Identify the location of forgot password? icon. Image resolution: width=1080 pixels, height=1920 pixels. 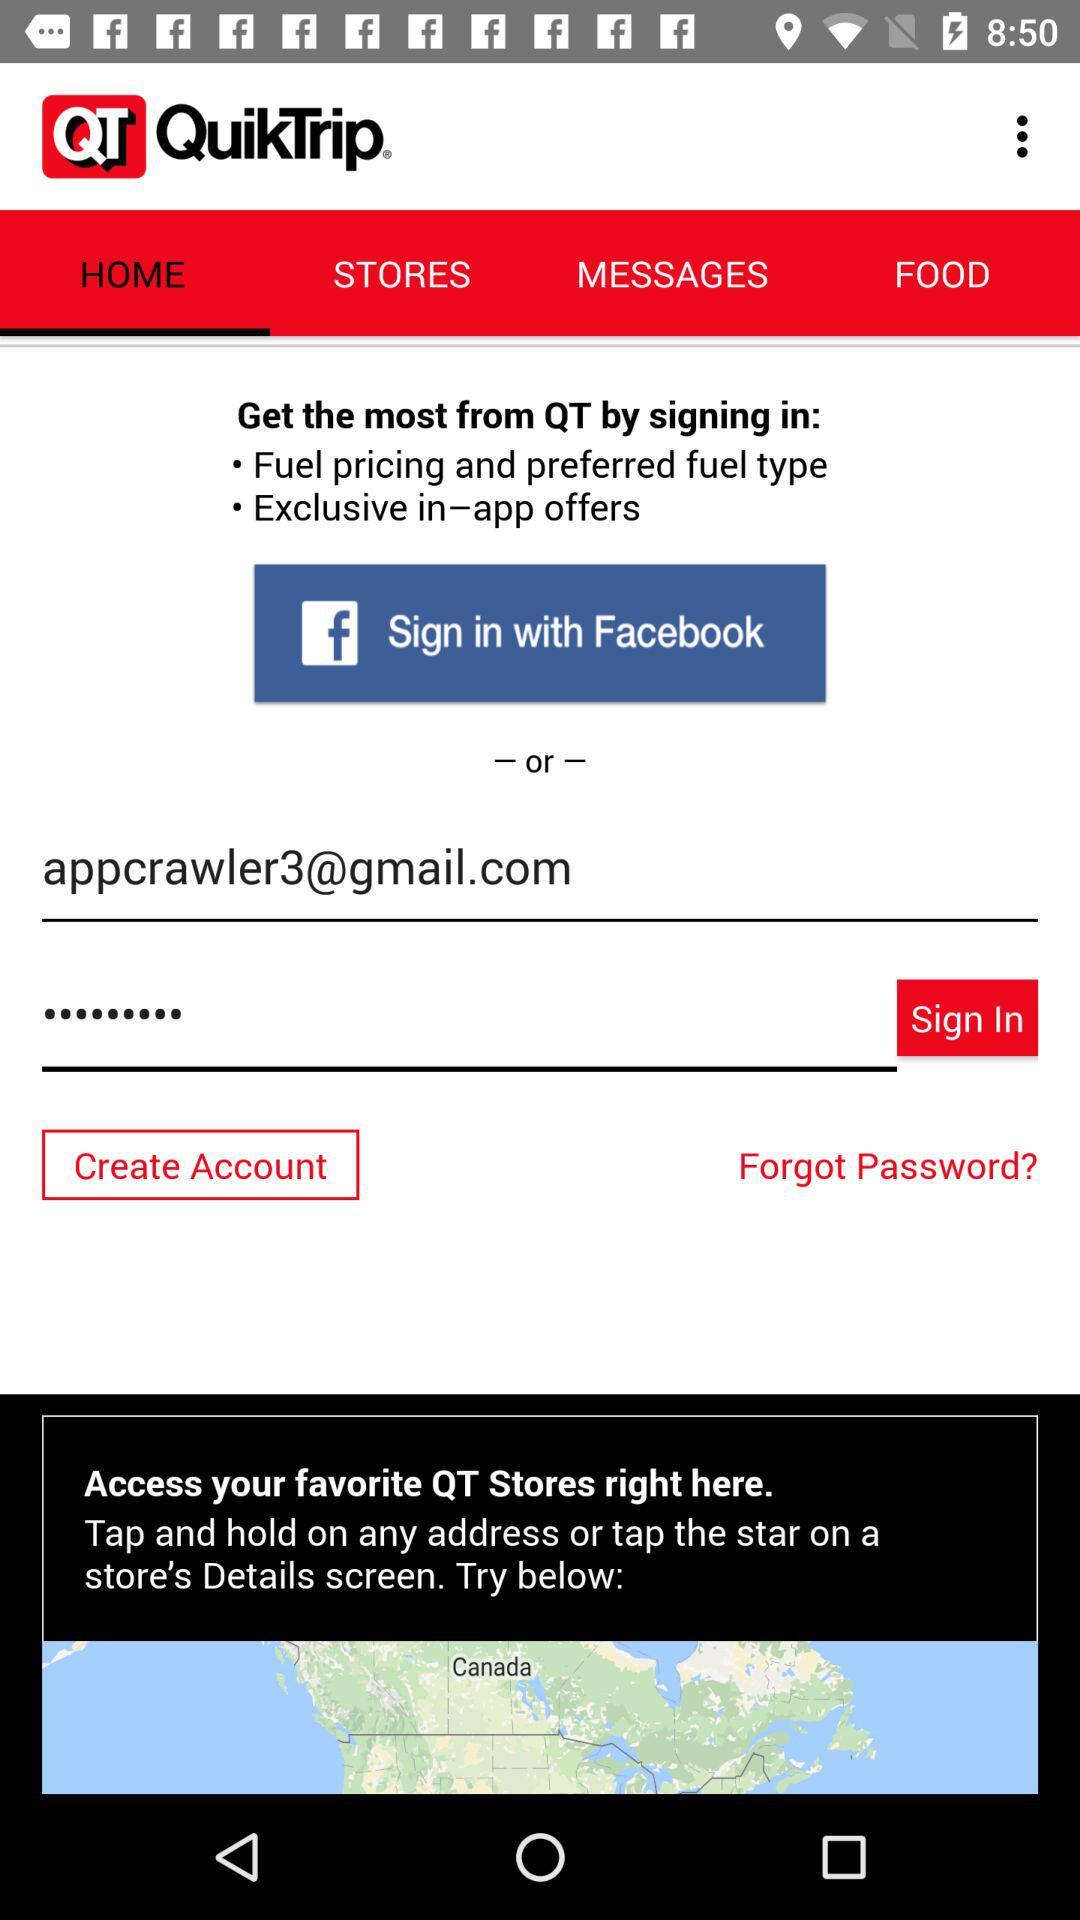
(892, 1164).